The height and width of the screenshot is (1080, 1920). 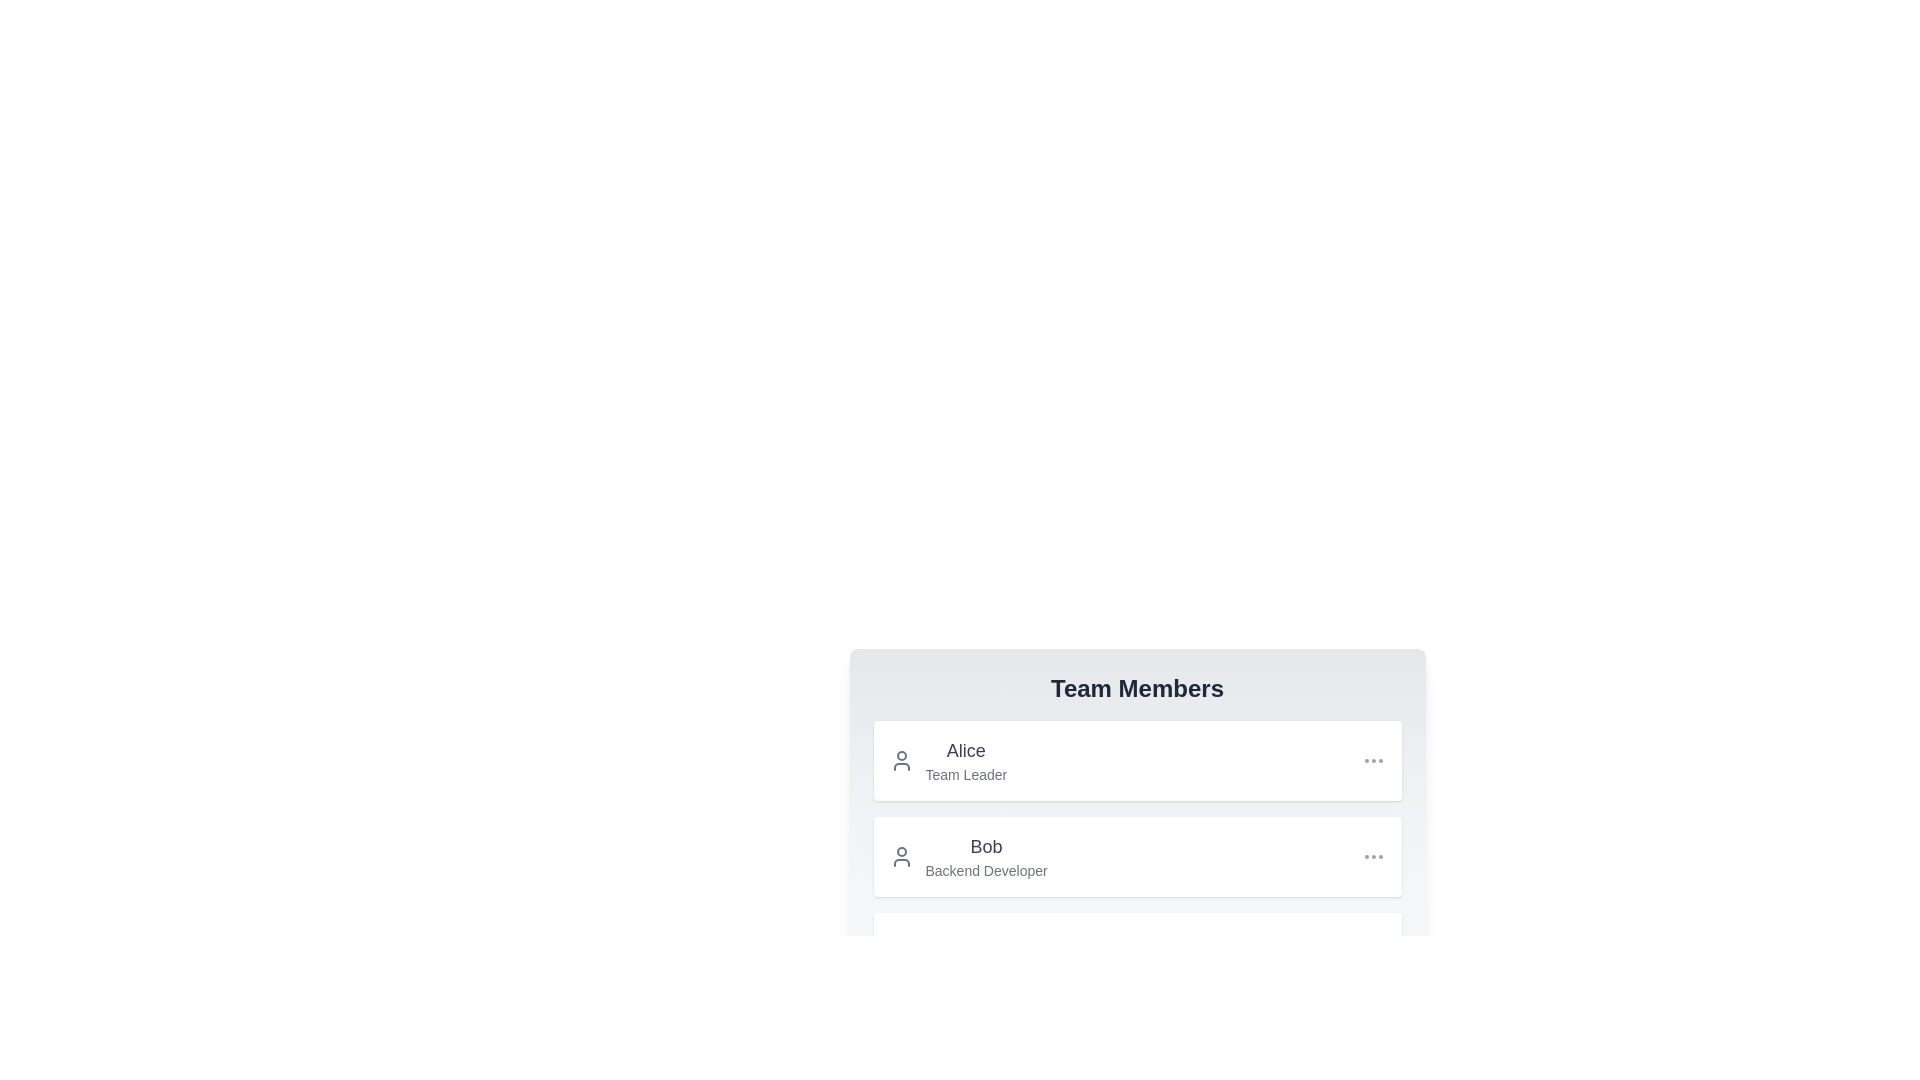 What do you see at coordinates (1372, 855) in the screenshot?
I see `the '...' button for the user corresponding to Bob` at bounding box center [1372, 855].